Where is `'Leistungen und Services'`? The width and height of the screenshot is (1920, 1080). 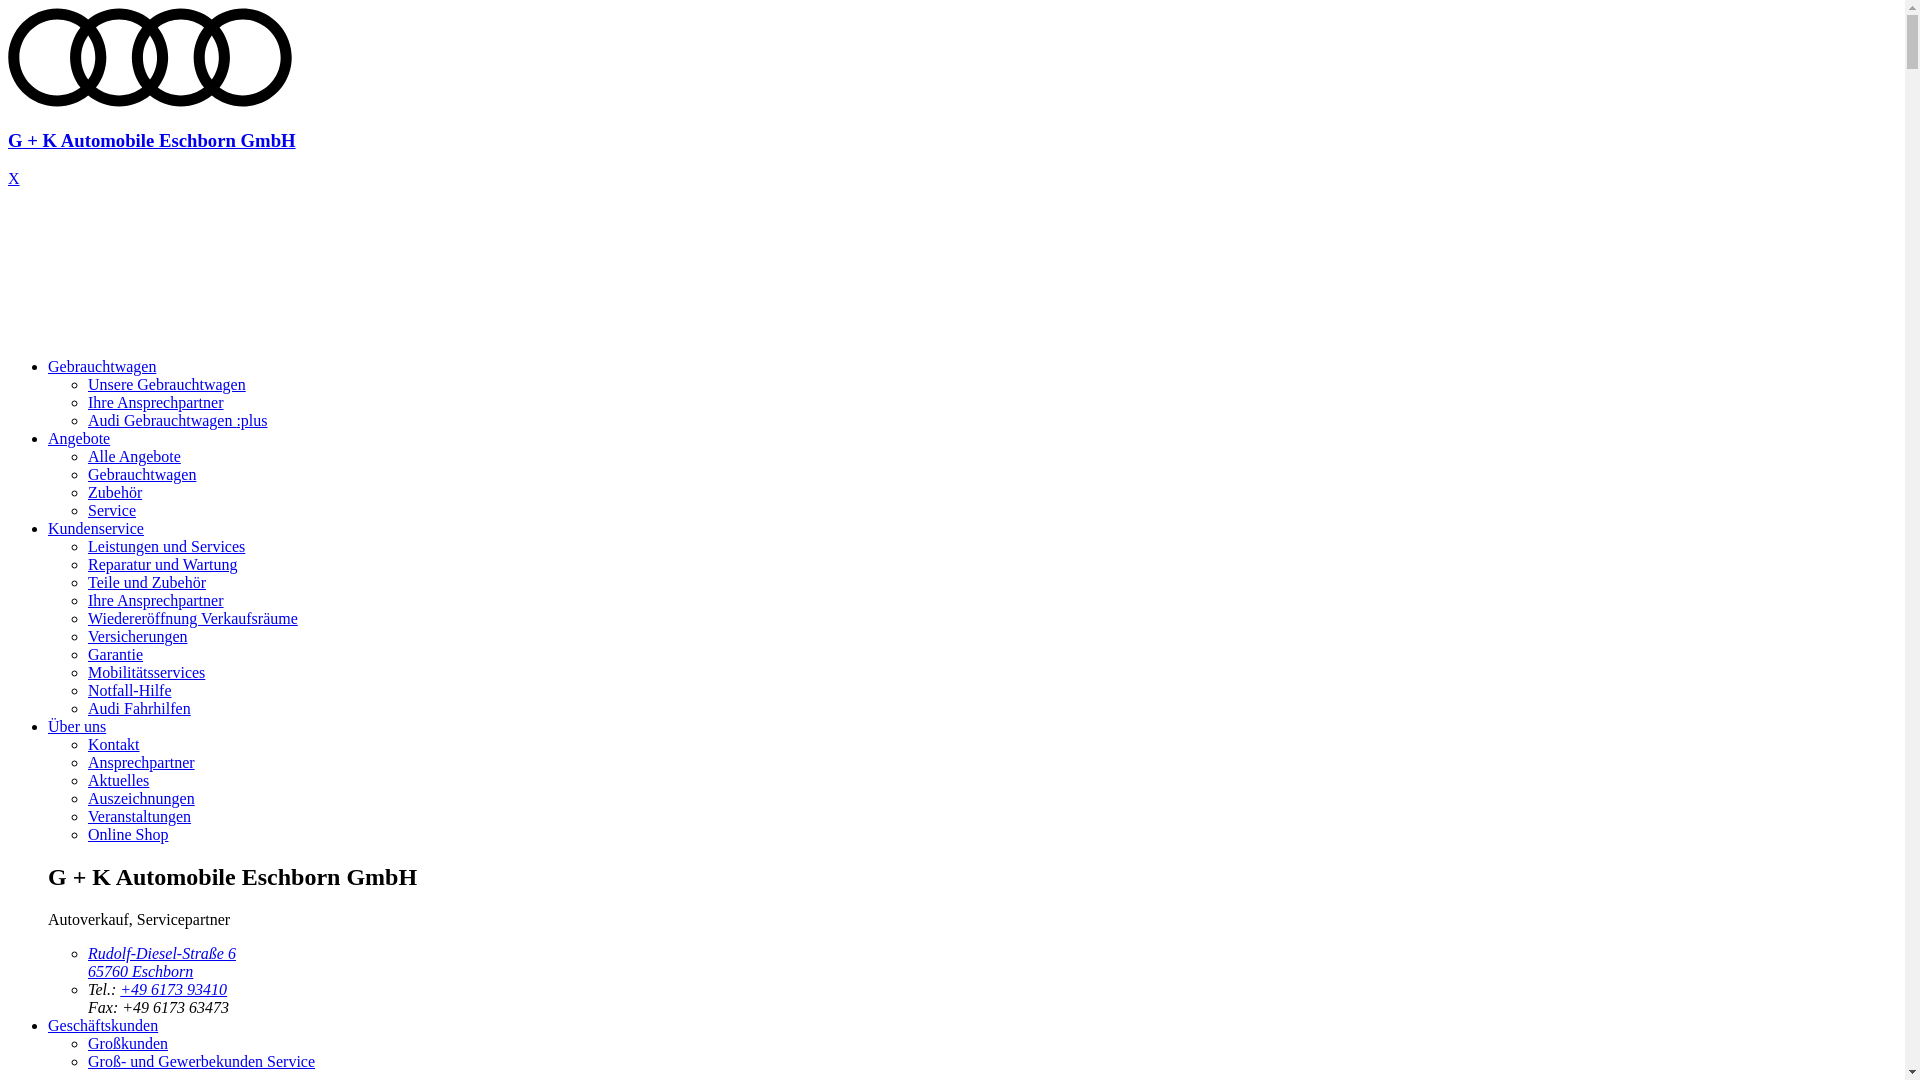 'Leistungen und Services' is located at coordinates (86, 546).